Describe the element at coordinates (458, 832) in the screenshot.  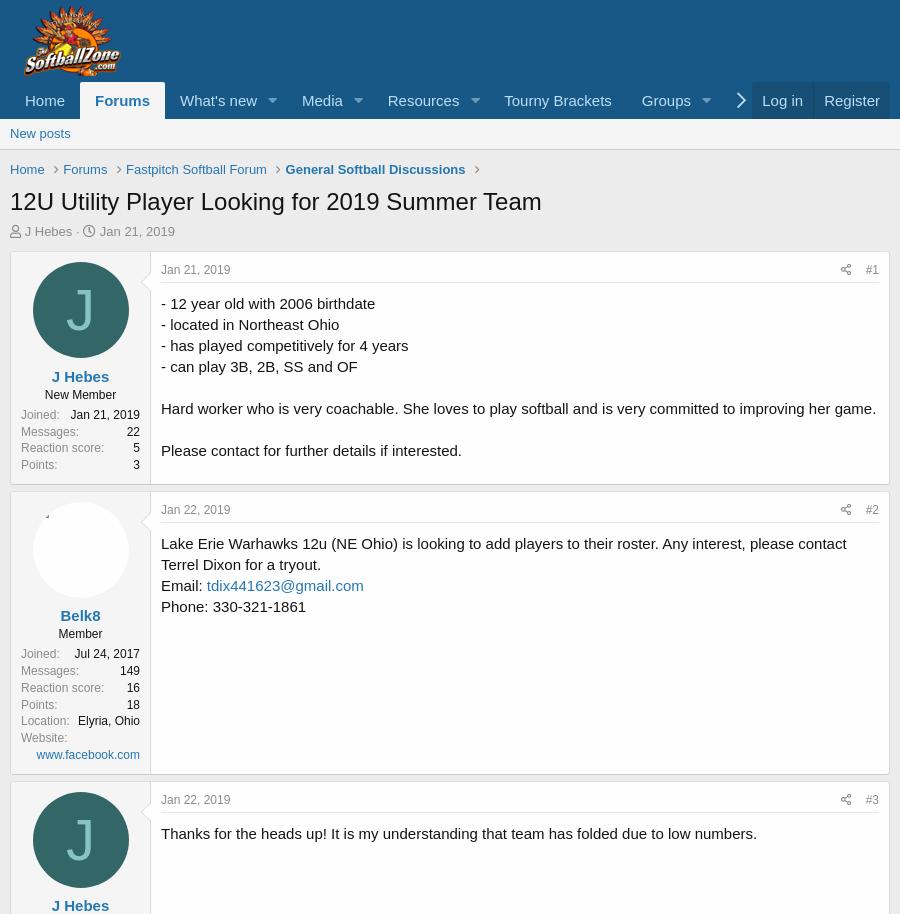
I see `'Thanks for the heads up!  It is my understanding that team has folded due to low numbers.'` at that location.